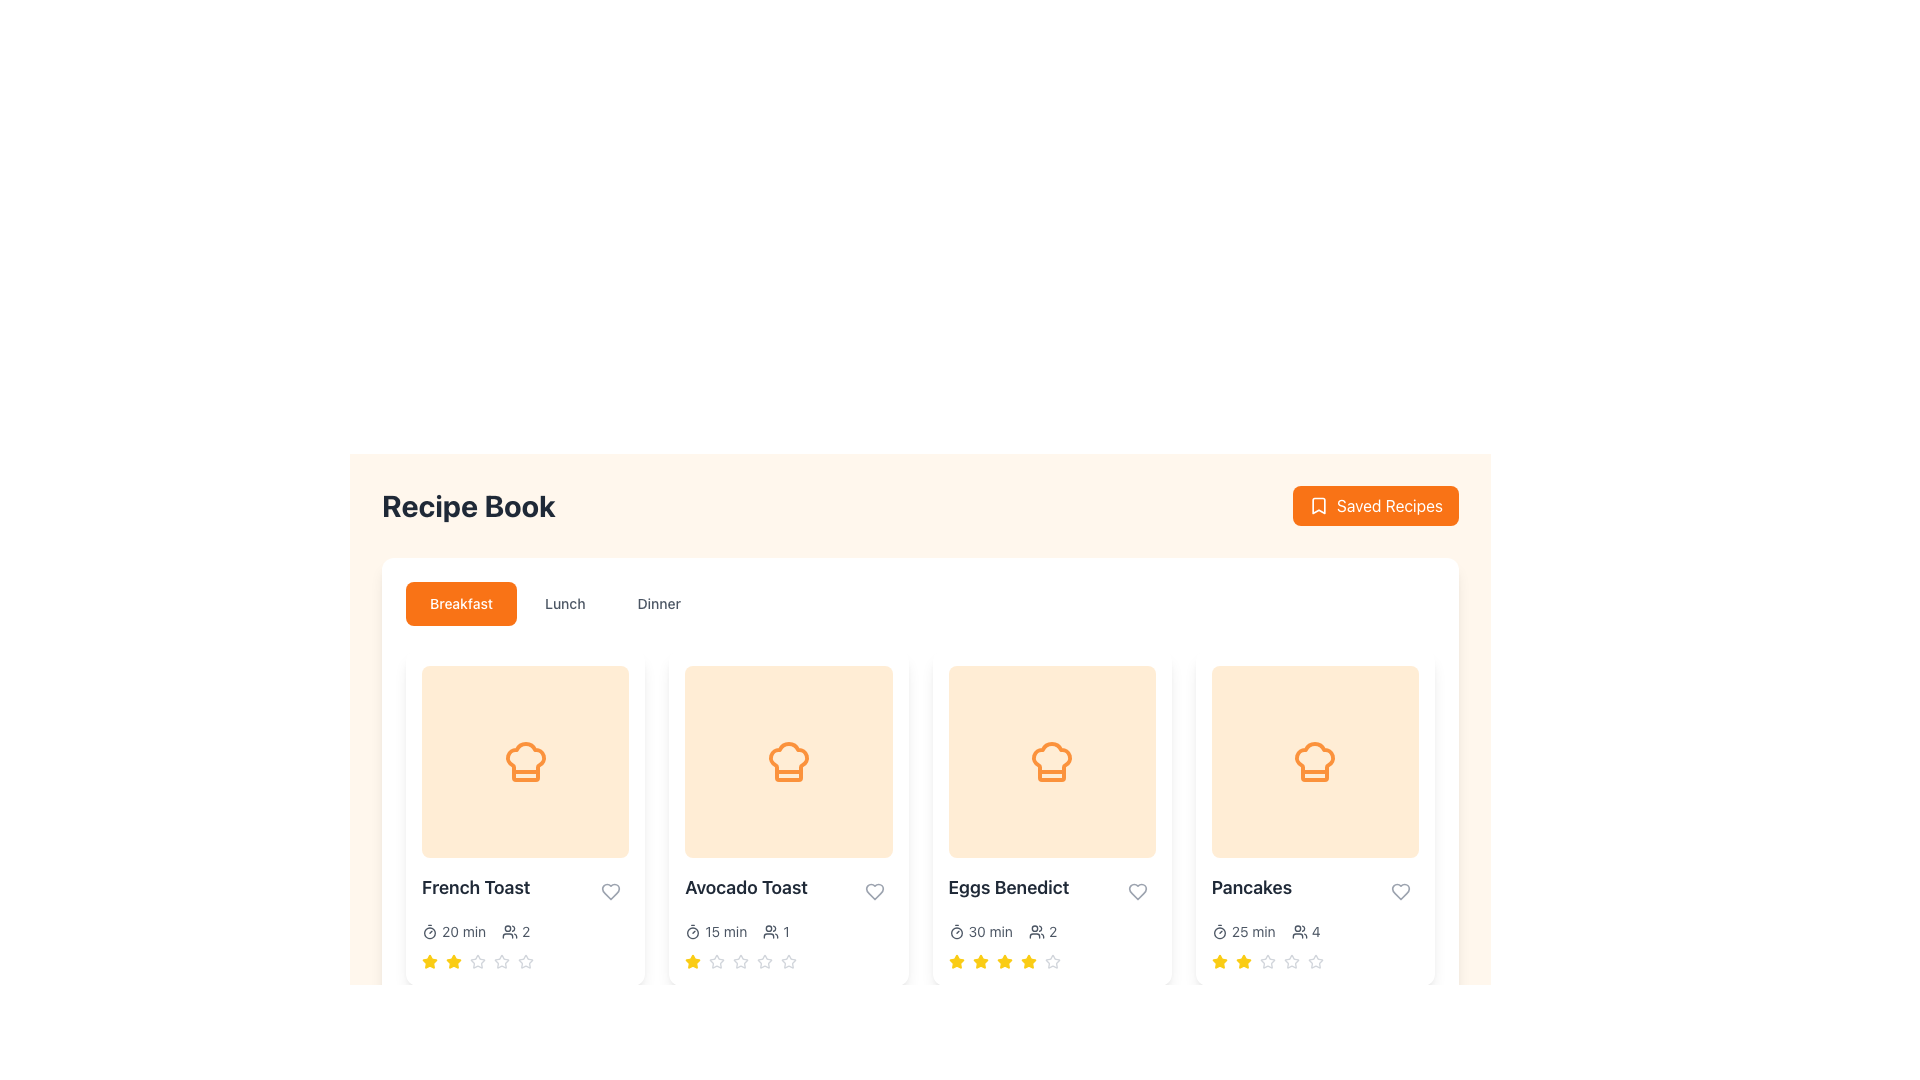  What do you see at coordinates (717, 960) in the screenshot?
I see `the first rating star for the 'Avocado Toast' recipe, which serves as the lowest rating level and is located under the 'Breakfast' tab in the recipe listing interface` at bounding box center [717, 960].